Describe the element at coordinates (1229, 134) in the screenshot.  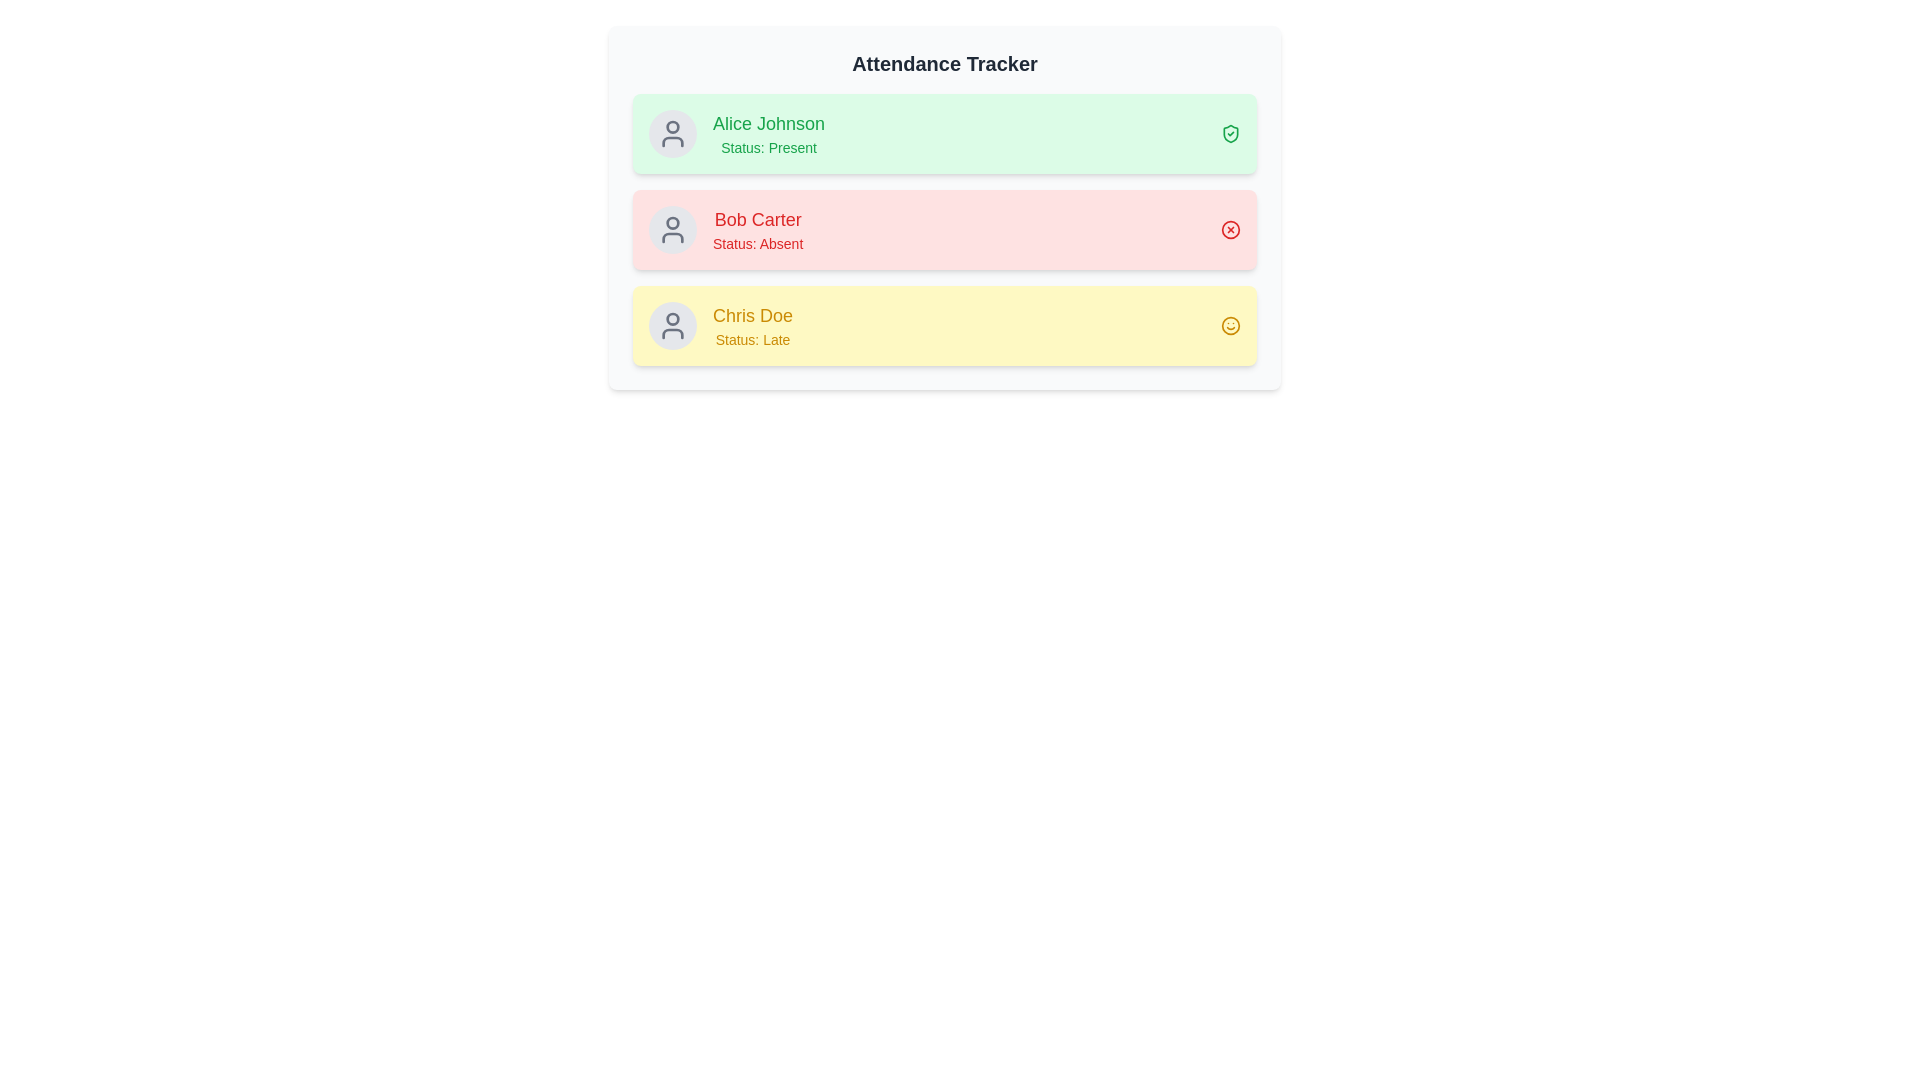
I see `the shield-shaped icon with a checkmark, which is located in the top right corner of the green-highlighted 'Alice Johnson - Status: Present' card` at that location.